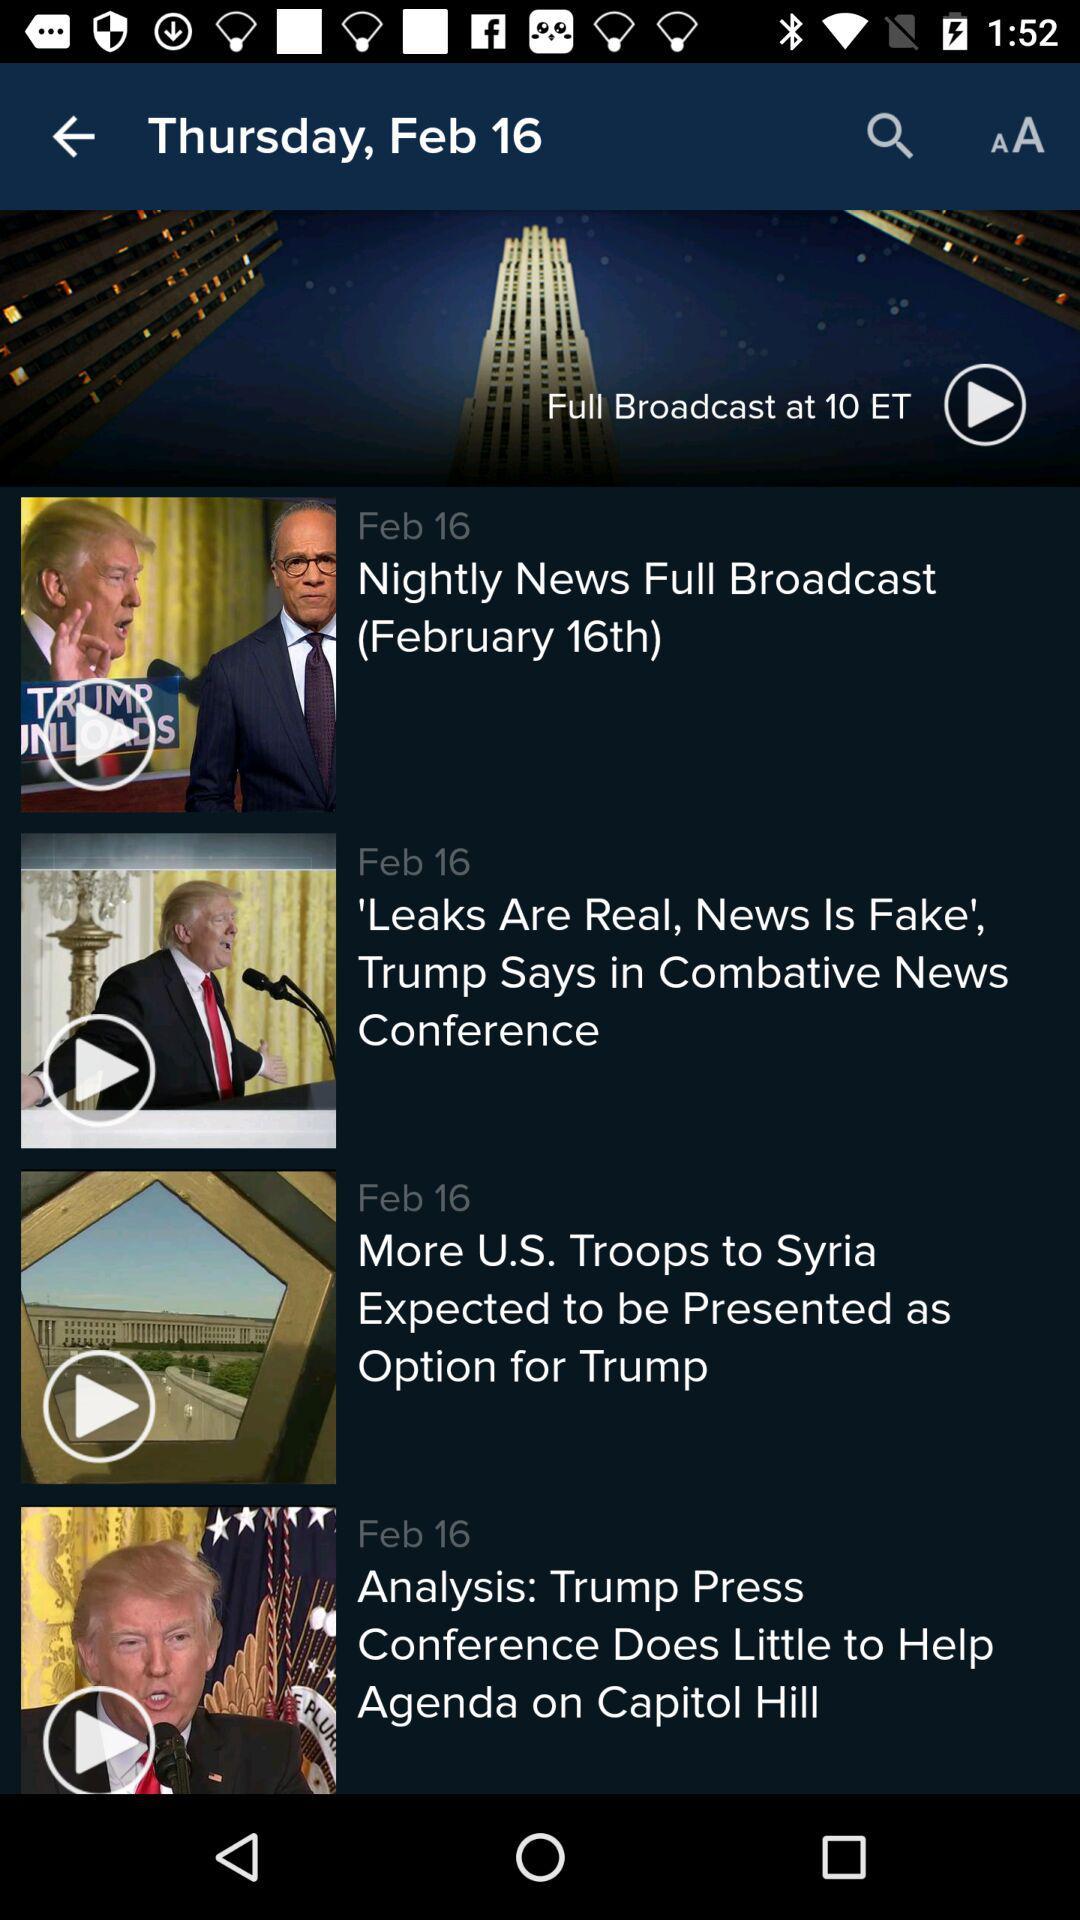  I want to click on the thursday, feb 16 icon, so click(343, 135).